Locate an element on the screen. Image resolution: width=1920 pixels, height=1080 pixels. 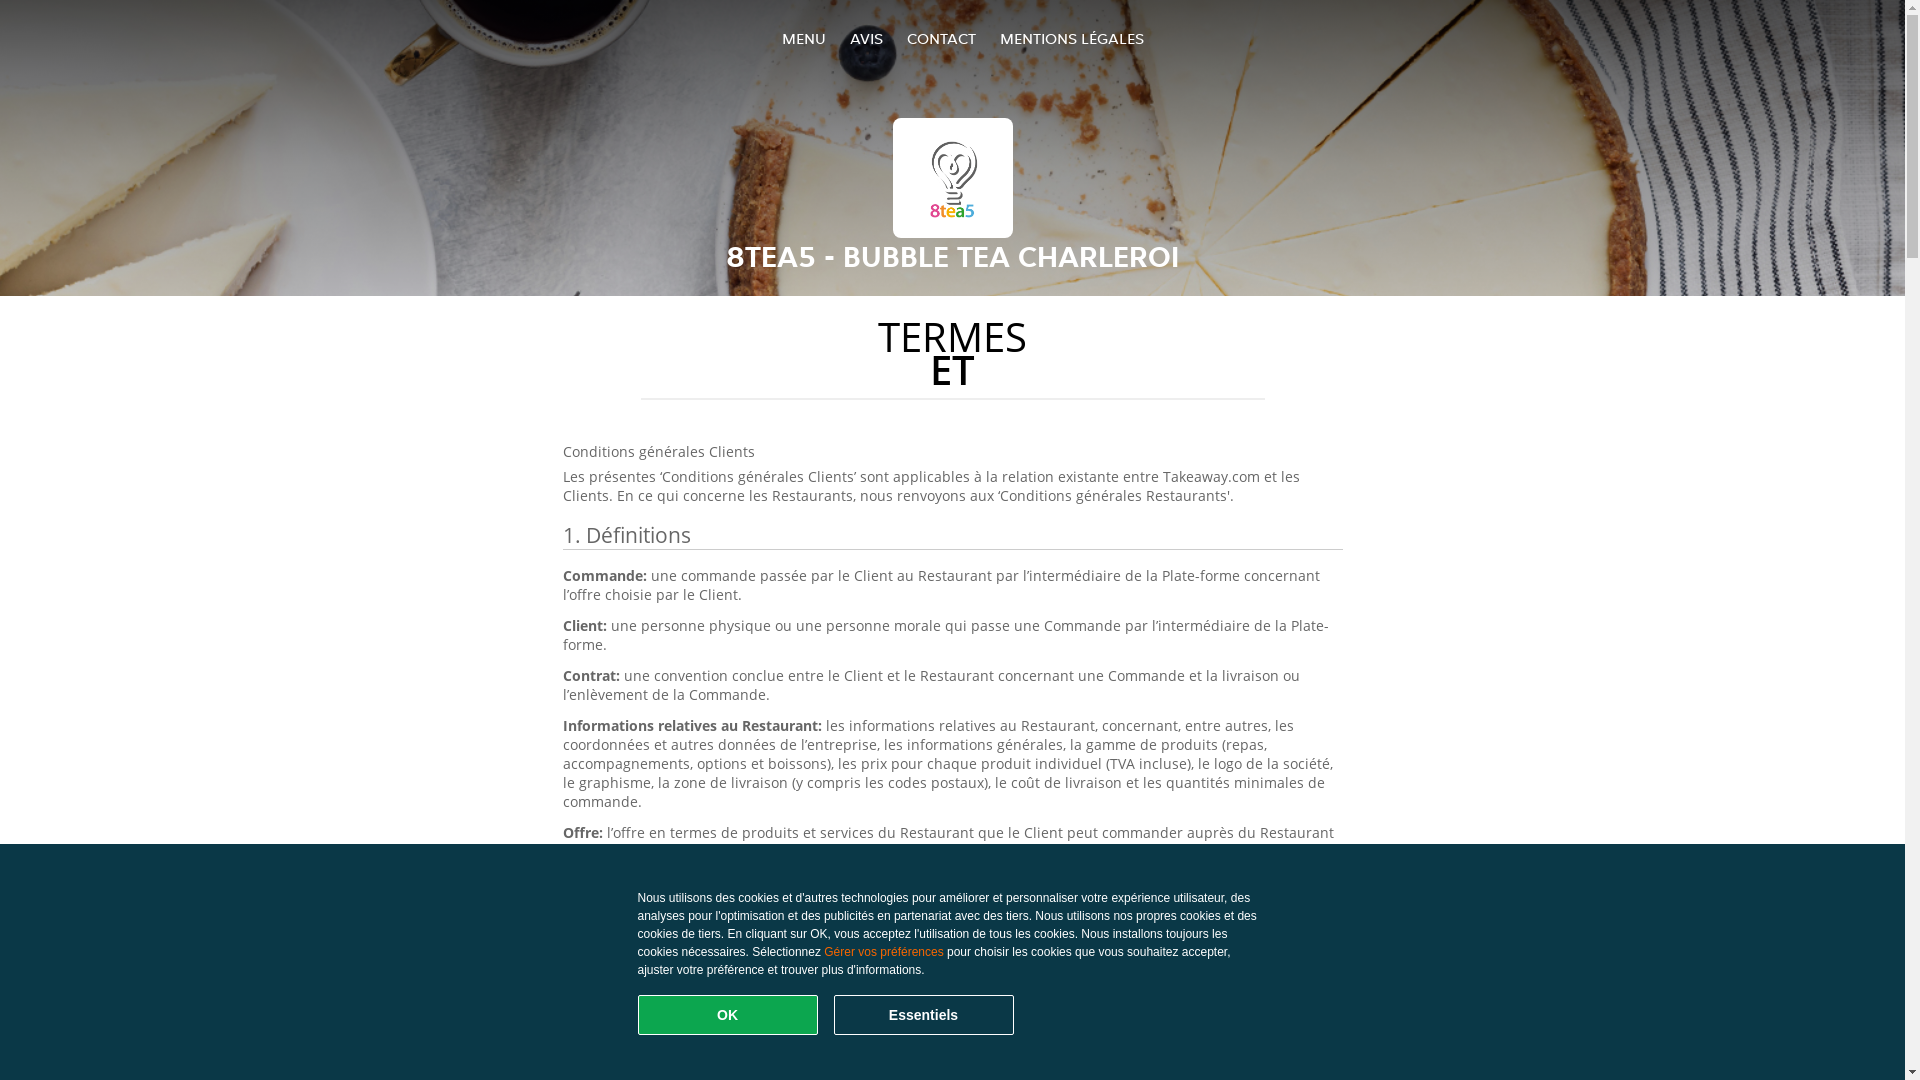
'OK' is located at coordinates (727, 1014).